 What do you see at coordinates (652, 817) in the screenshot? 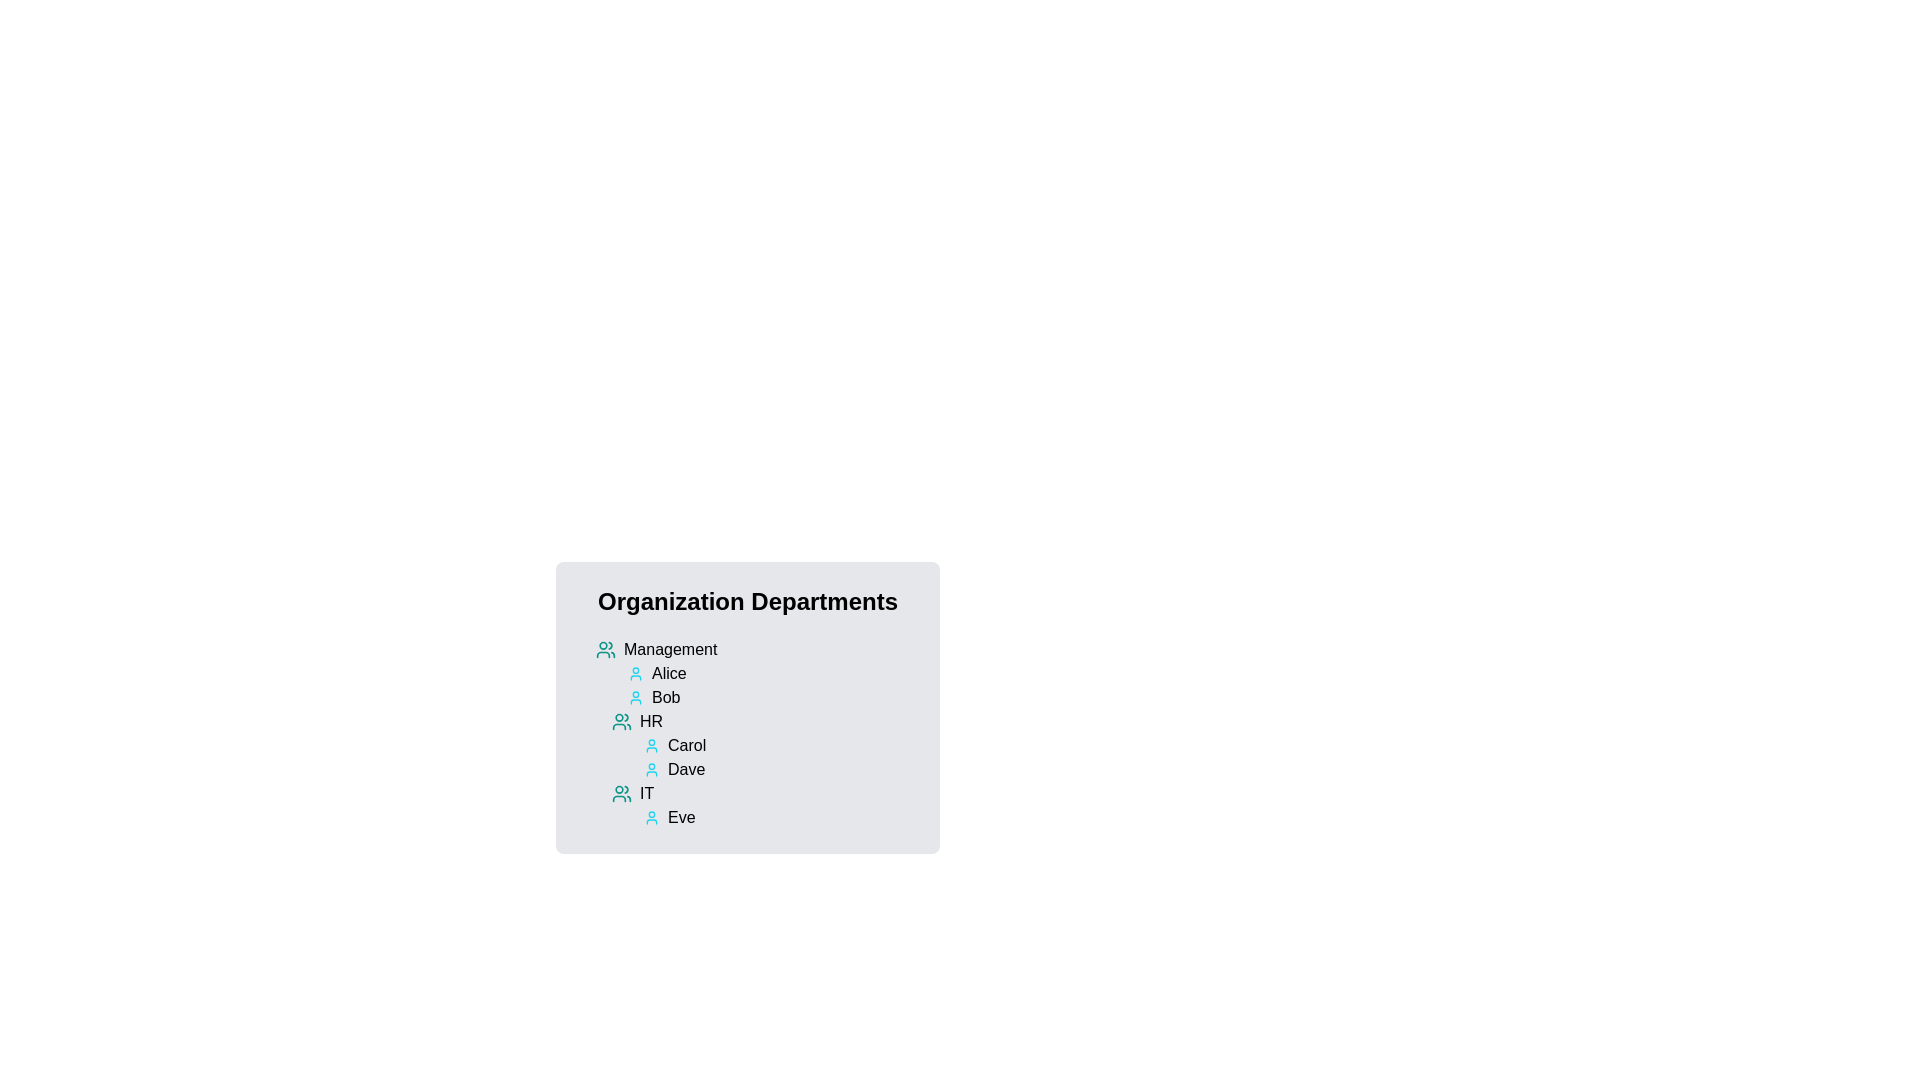
I see `the visual marker icon indicating the person 'Eve' in the IT department section located at the bottom of the 'Organization Departments' area` at bounding box center [652, 817].